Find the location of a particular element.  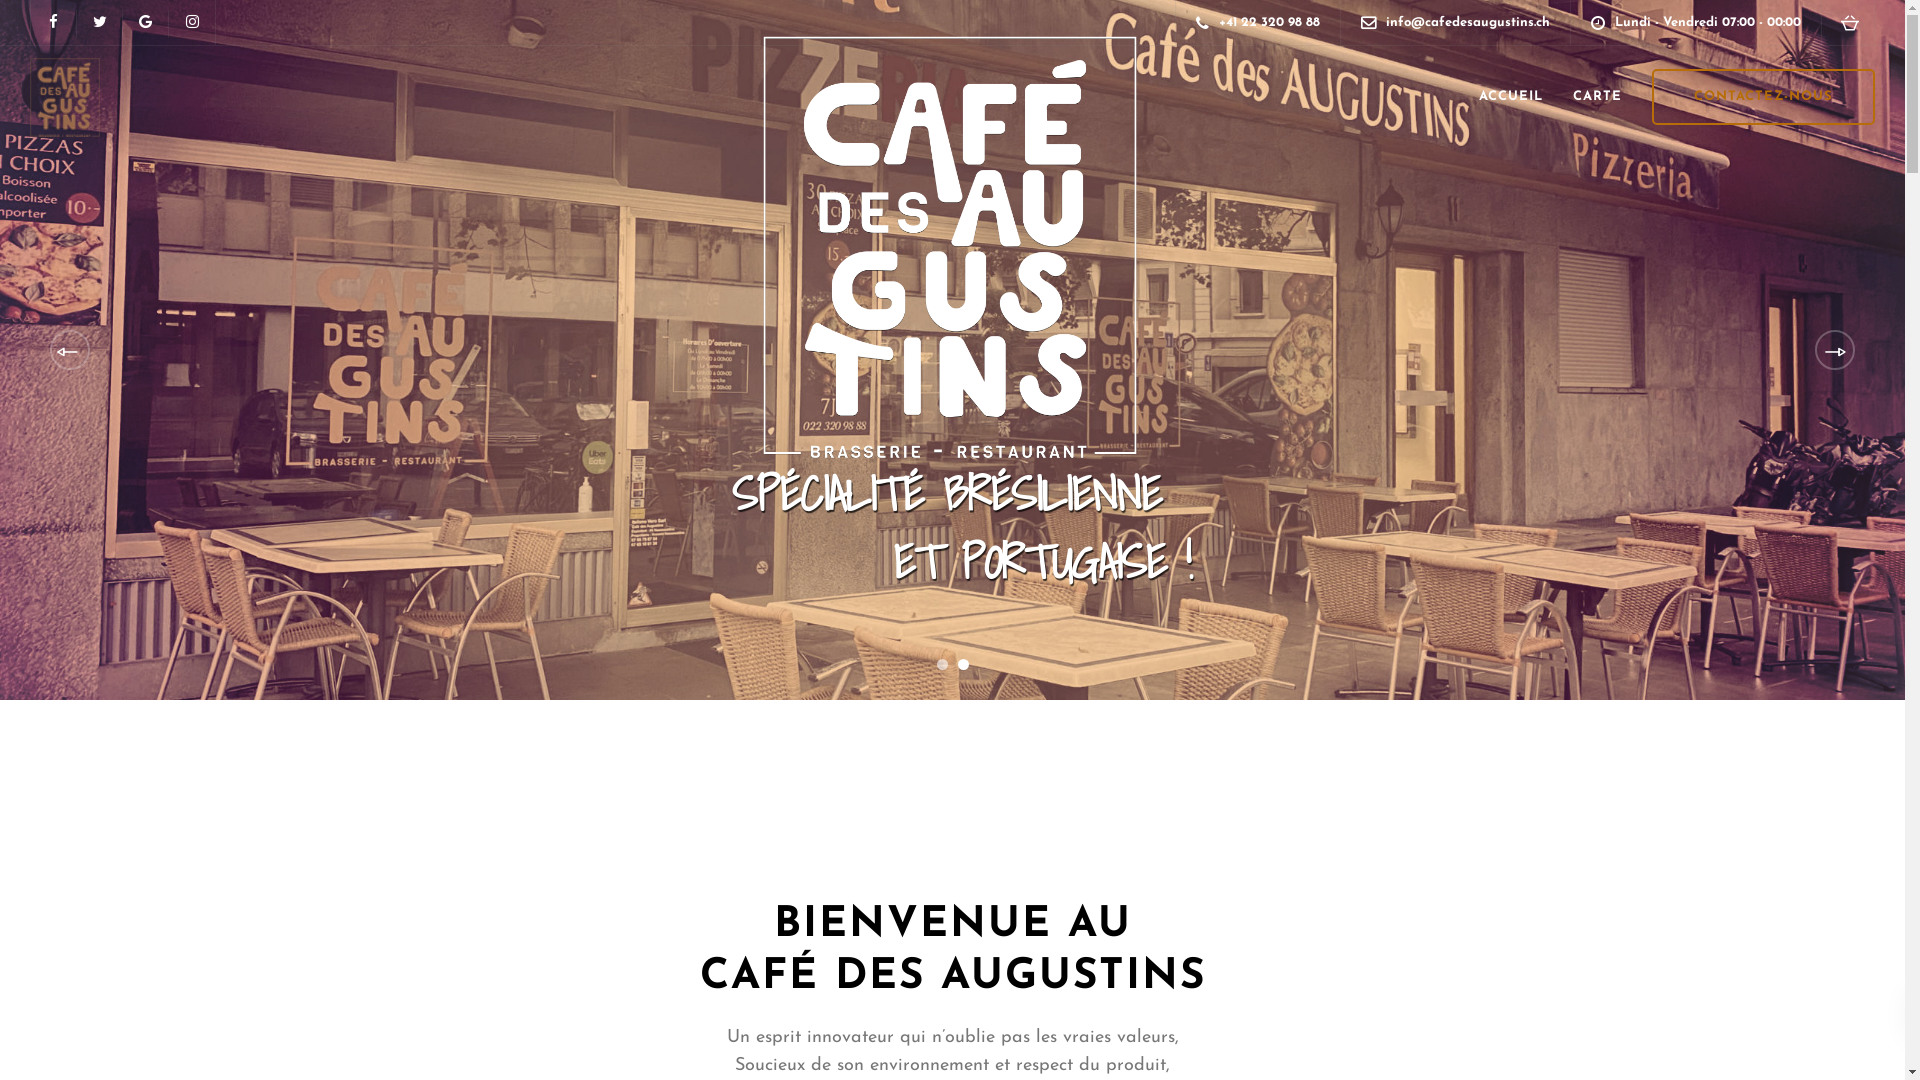

'CARTE' is located at coordinates (1557, 96).